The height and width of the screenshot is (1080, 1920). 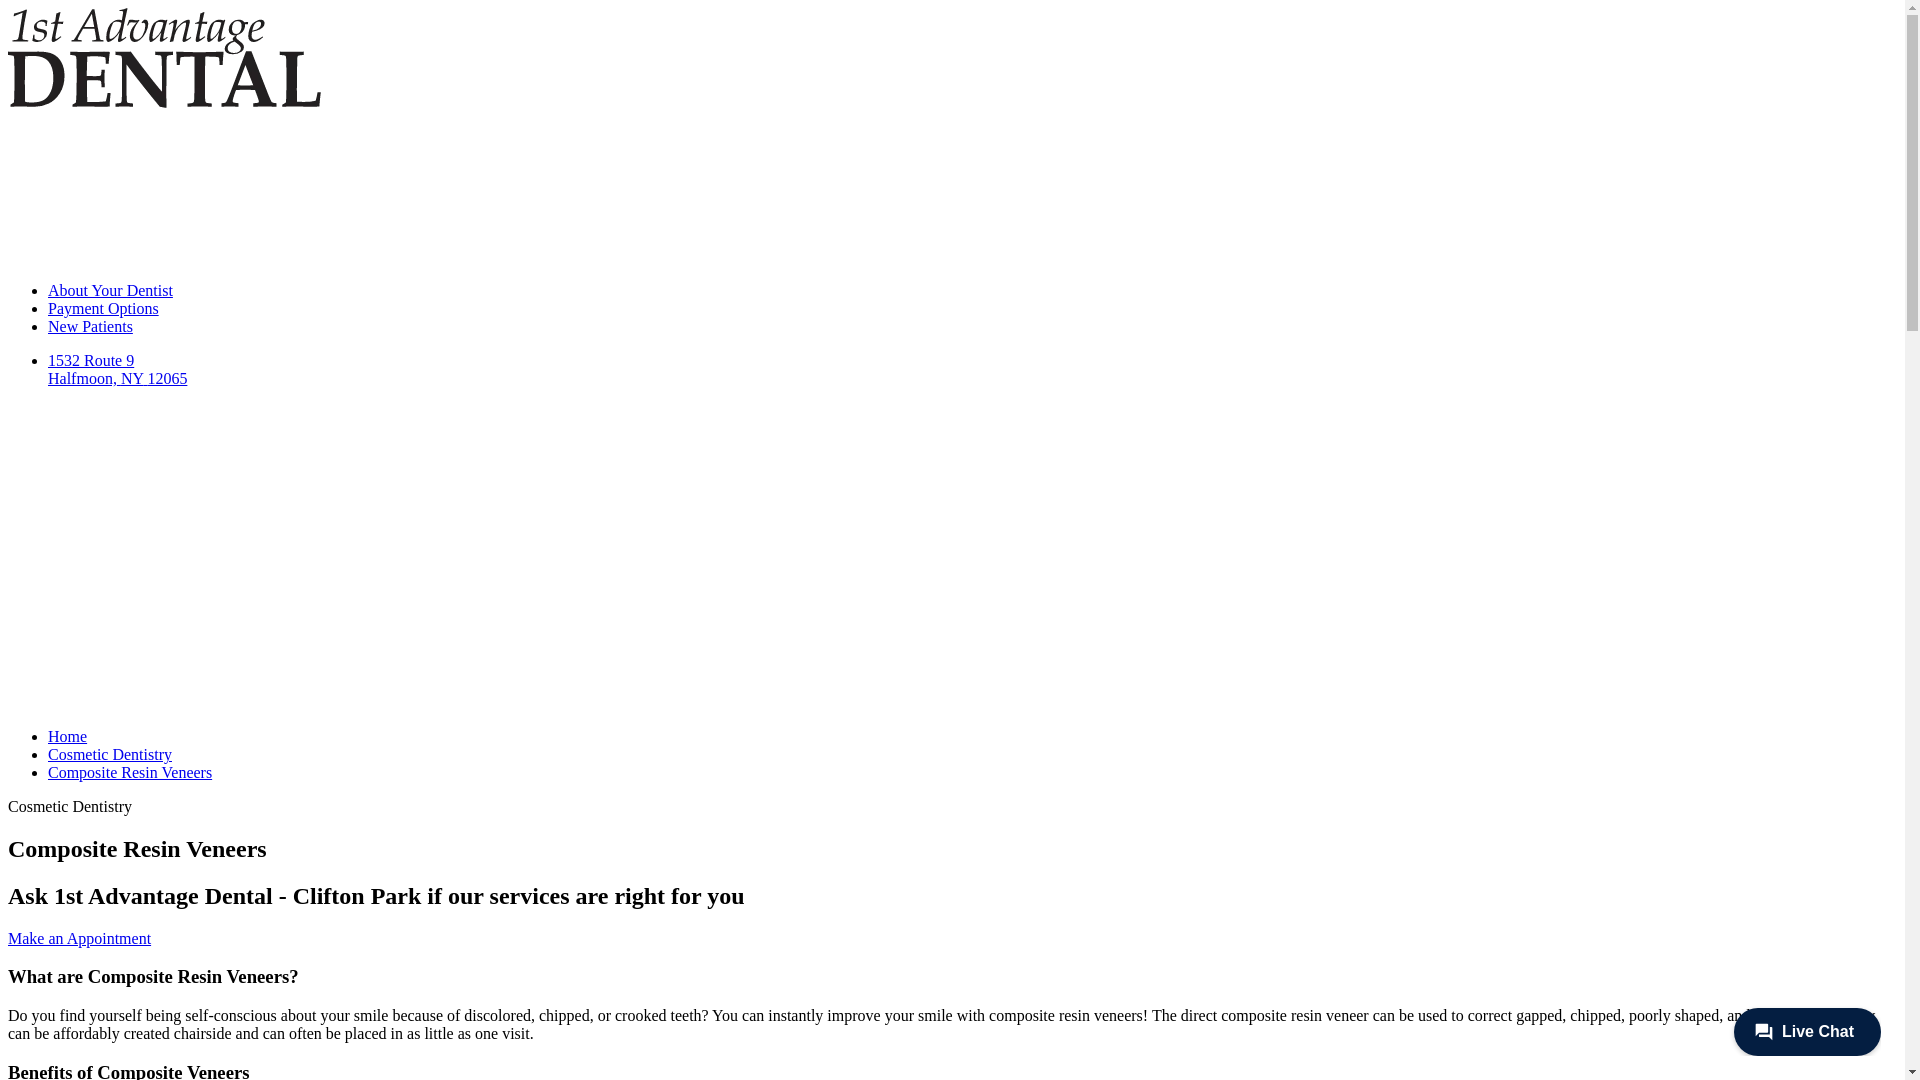 I want to click on 'Cosmetic Dentistry', so click(x=109, y=754).